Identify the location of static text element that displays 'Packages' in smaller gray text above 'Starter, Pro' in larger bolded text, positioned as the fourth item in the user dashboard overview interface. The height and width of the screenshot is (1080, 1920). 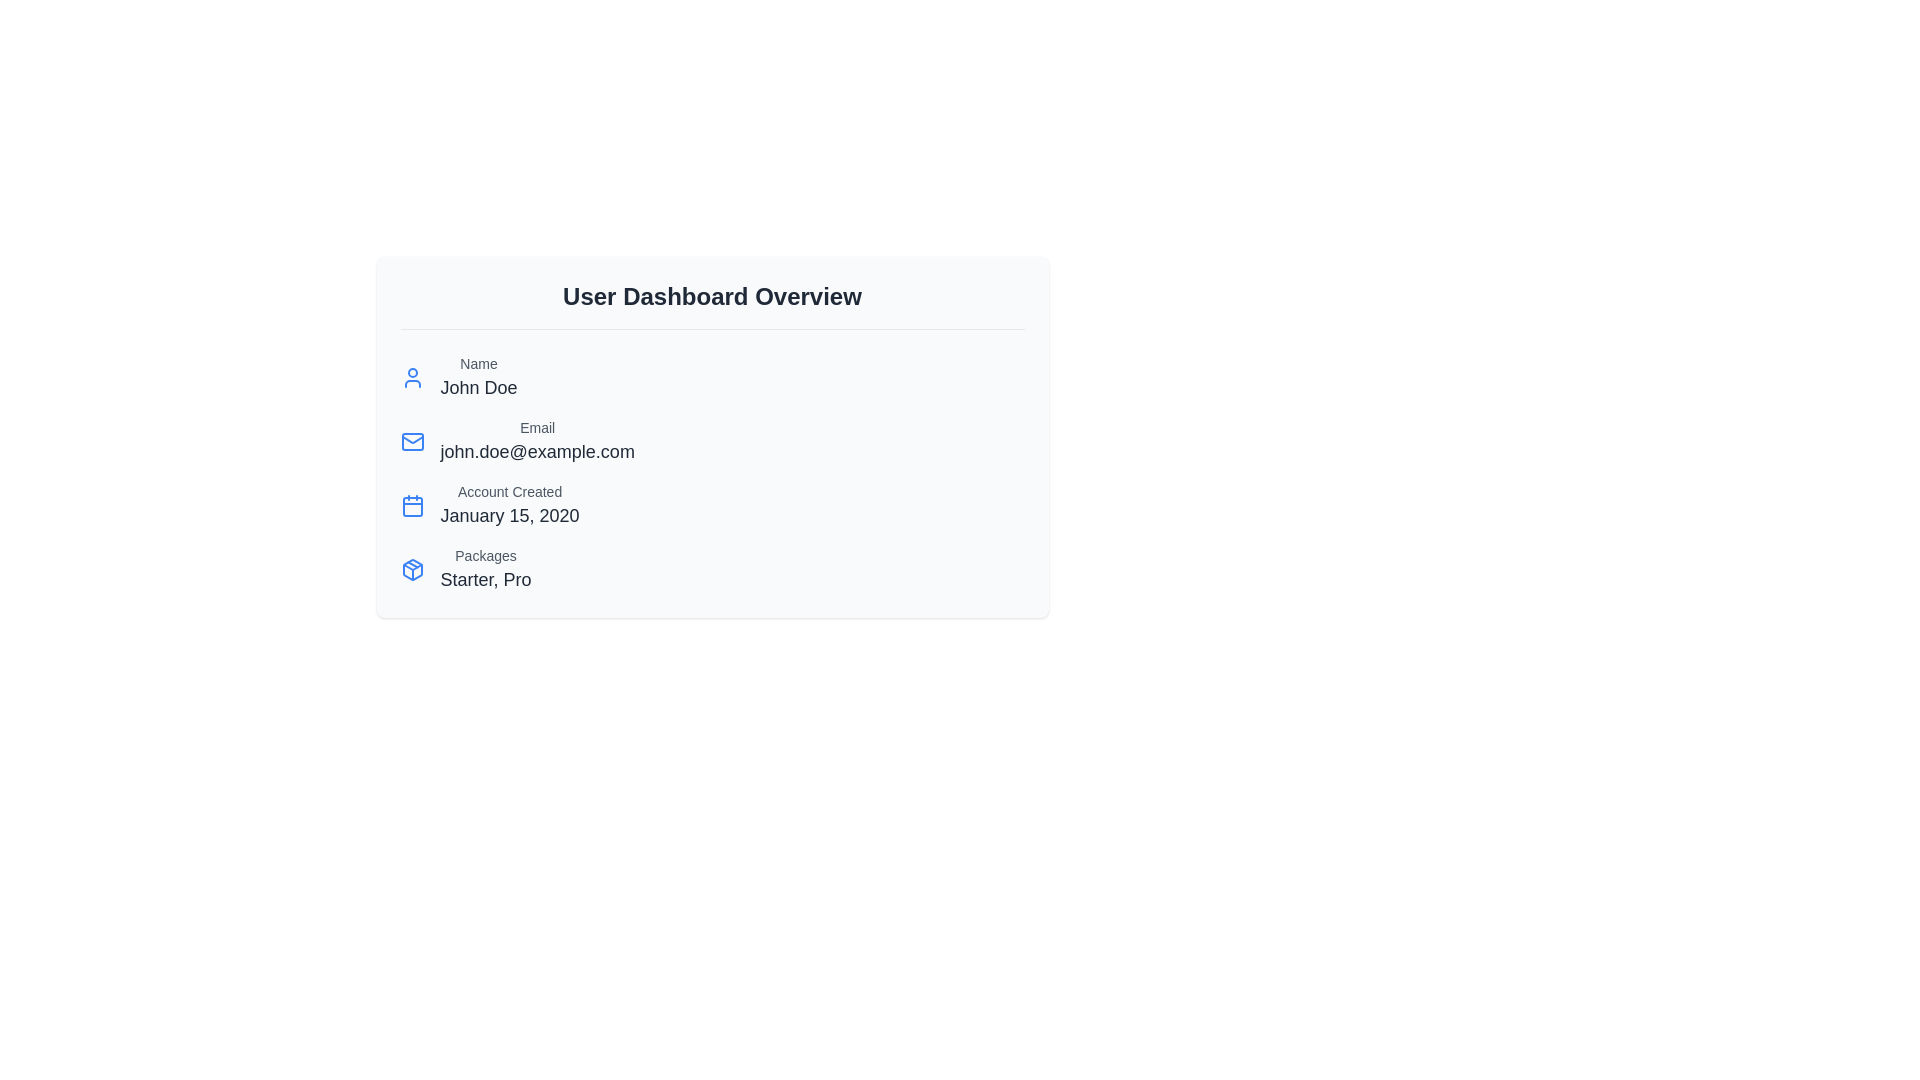
(485, 570).